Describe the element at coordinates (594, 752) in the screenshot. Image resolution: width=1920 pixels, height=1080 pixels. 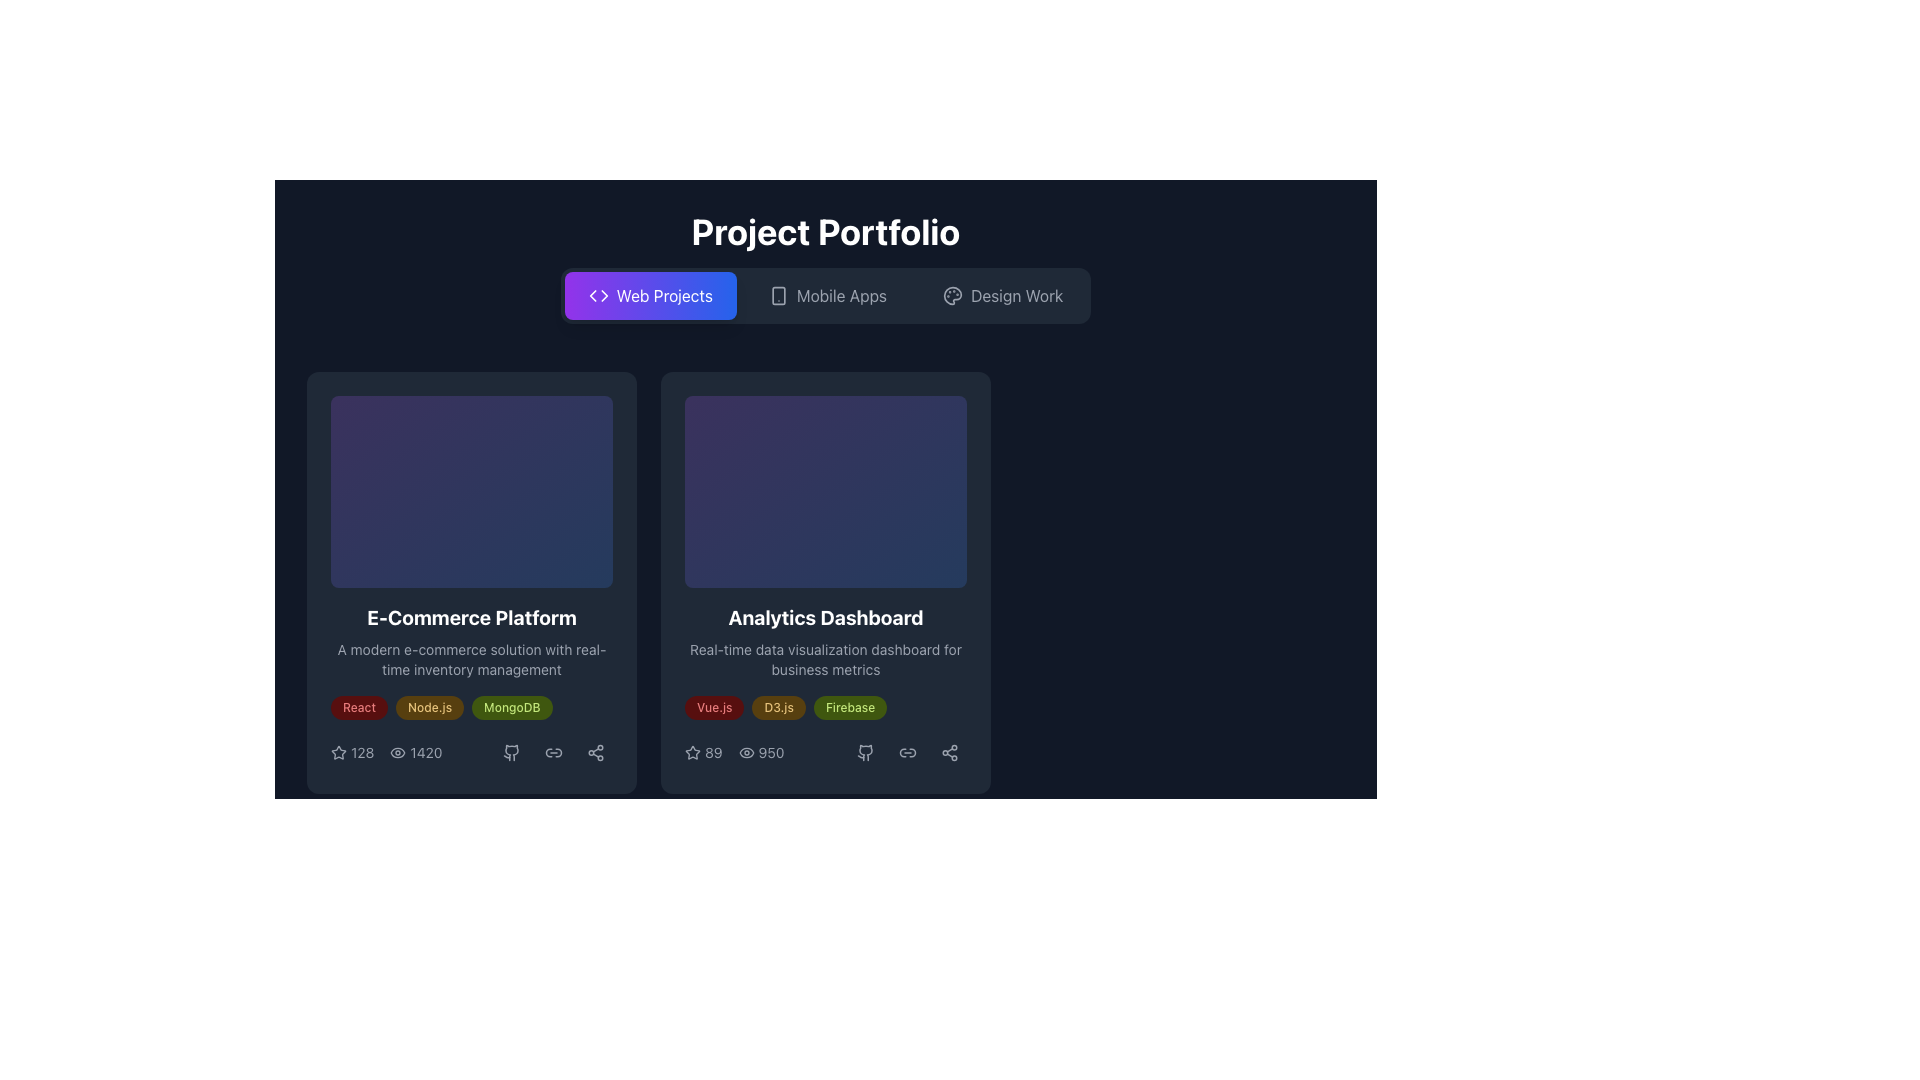
I see `the share functionality icon, which is a circular icon with three small circular nodes connected by lines in a triangular layout, located at the bottom-right corner of the card labeled 'E-Commerce Platform'` at that location.